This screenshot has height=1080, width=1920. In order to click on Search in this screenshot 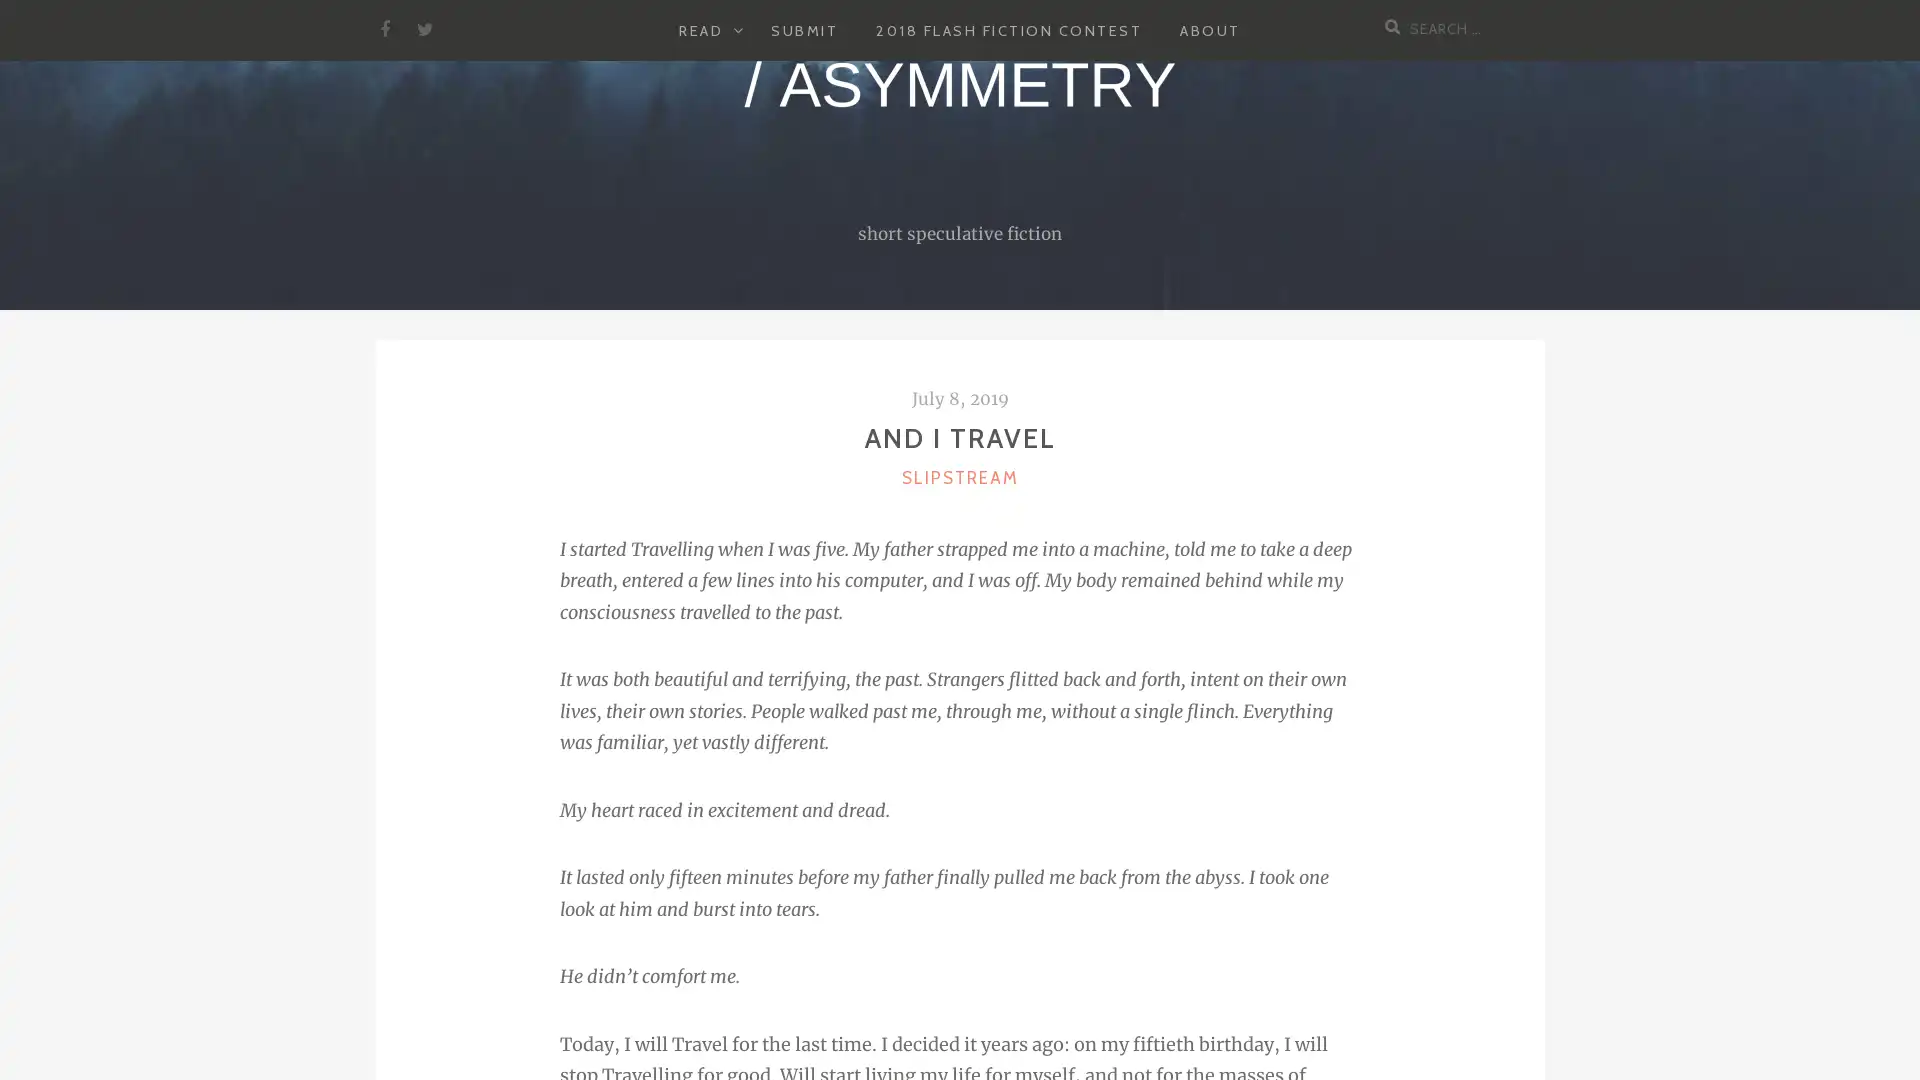, I will do `click(1394, 26)`.